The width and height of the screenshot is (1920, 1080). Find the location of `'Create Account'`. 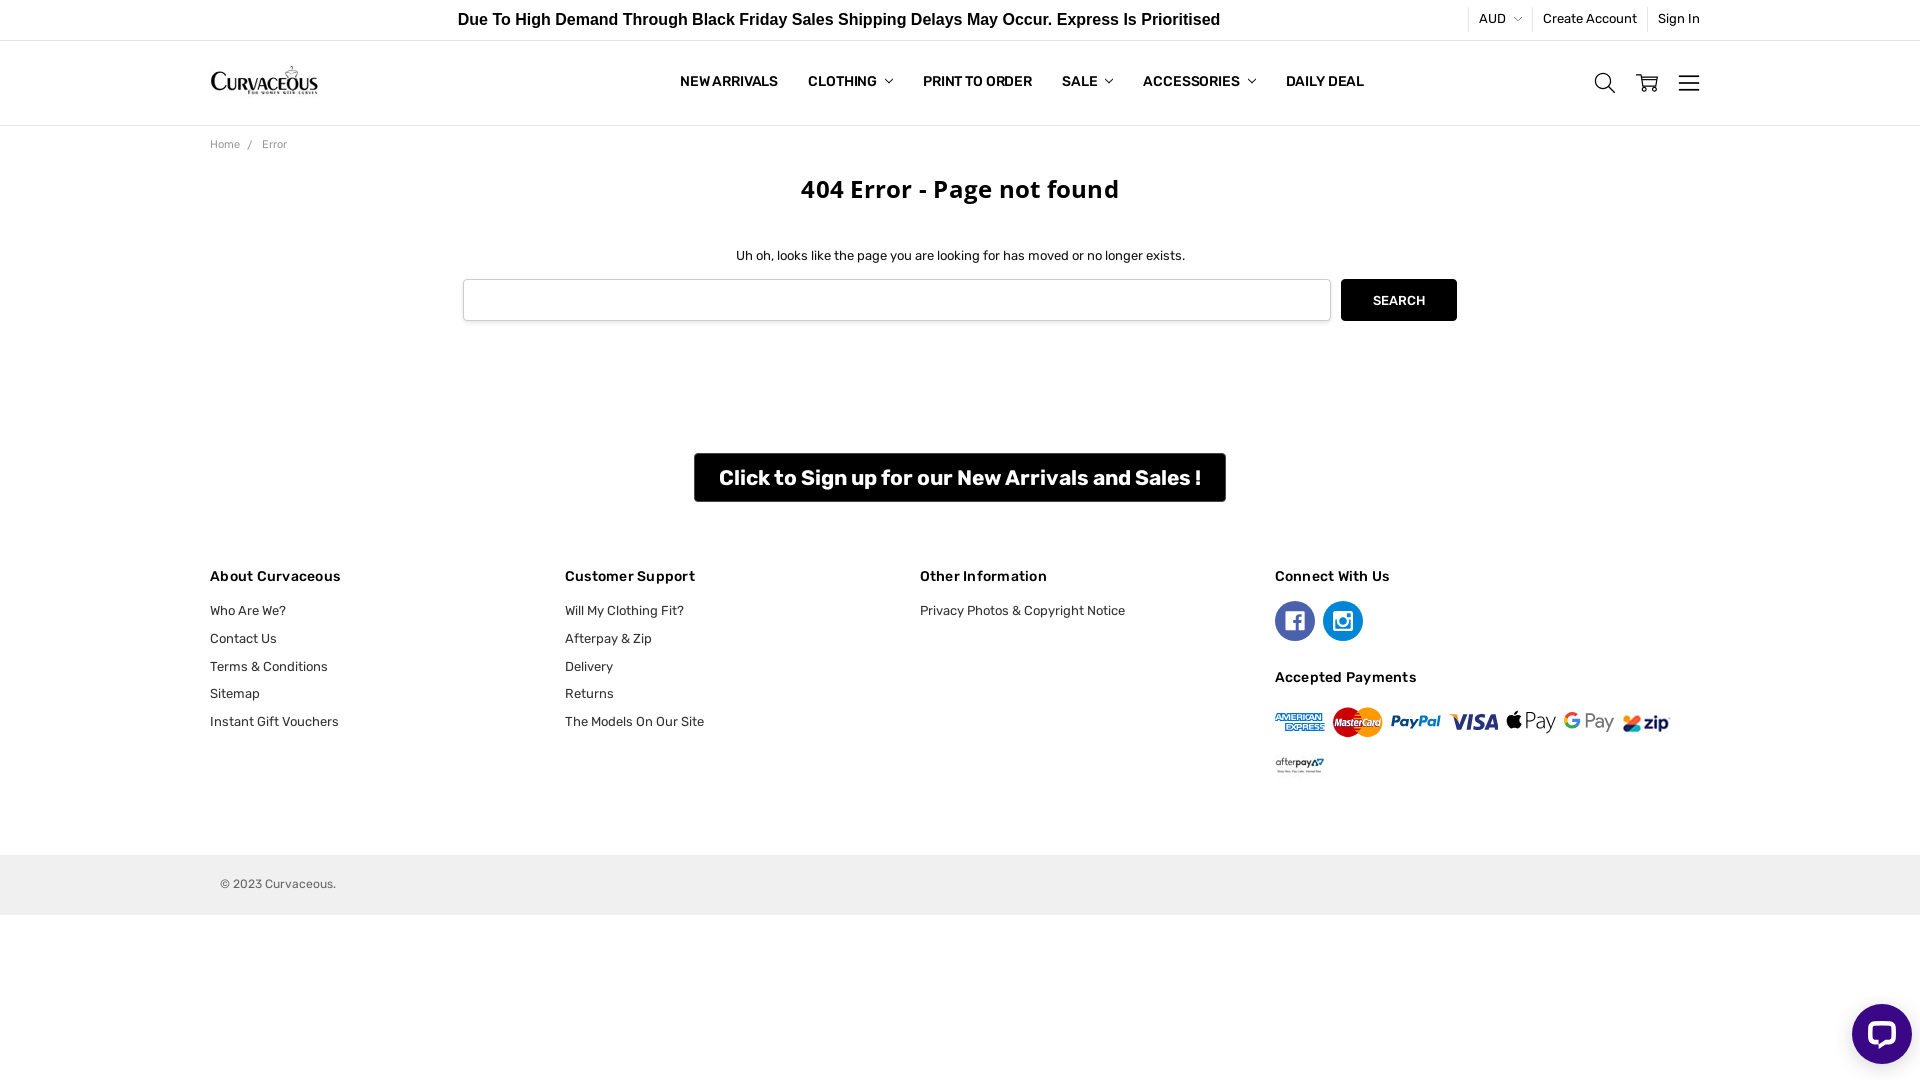

'Create Account' is located at coordinates (1588, 19).